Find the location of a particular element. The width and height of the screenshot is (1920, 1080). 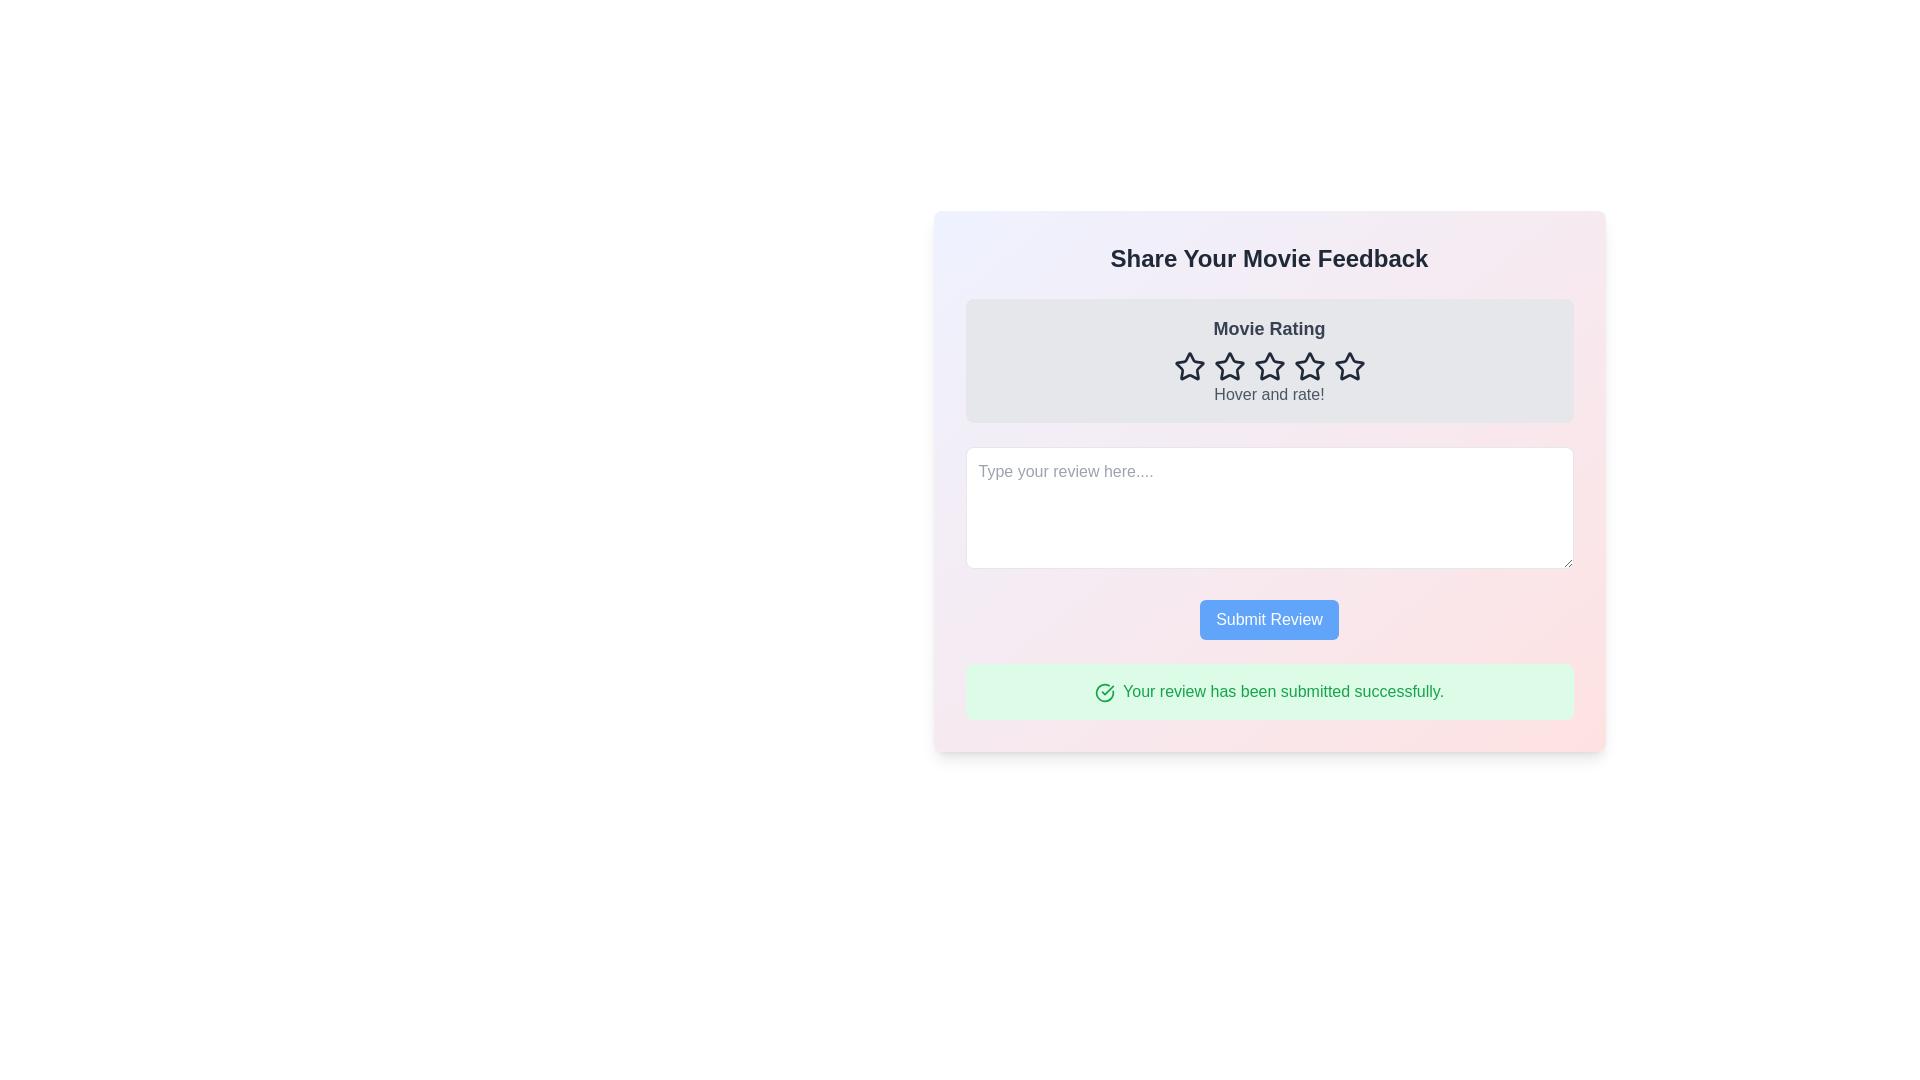

on the third rating star icon in the Movie Rating section of the feedback form is located at coordinates (1228, 366).